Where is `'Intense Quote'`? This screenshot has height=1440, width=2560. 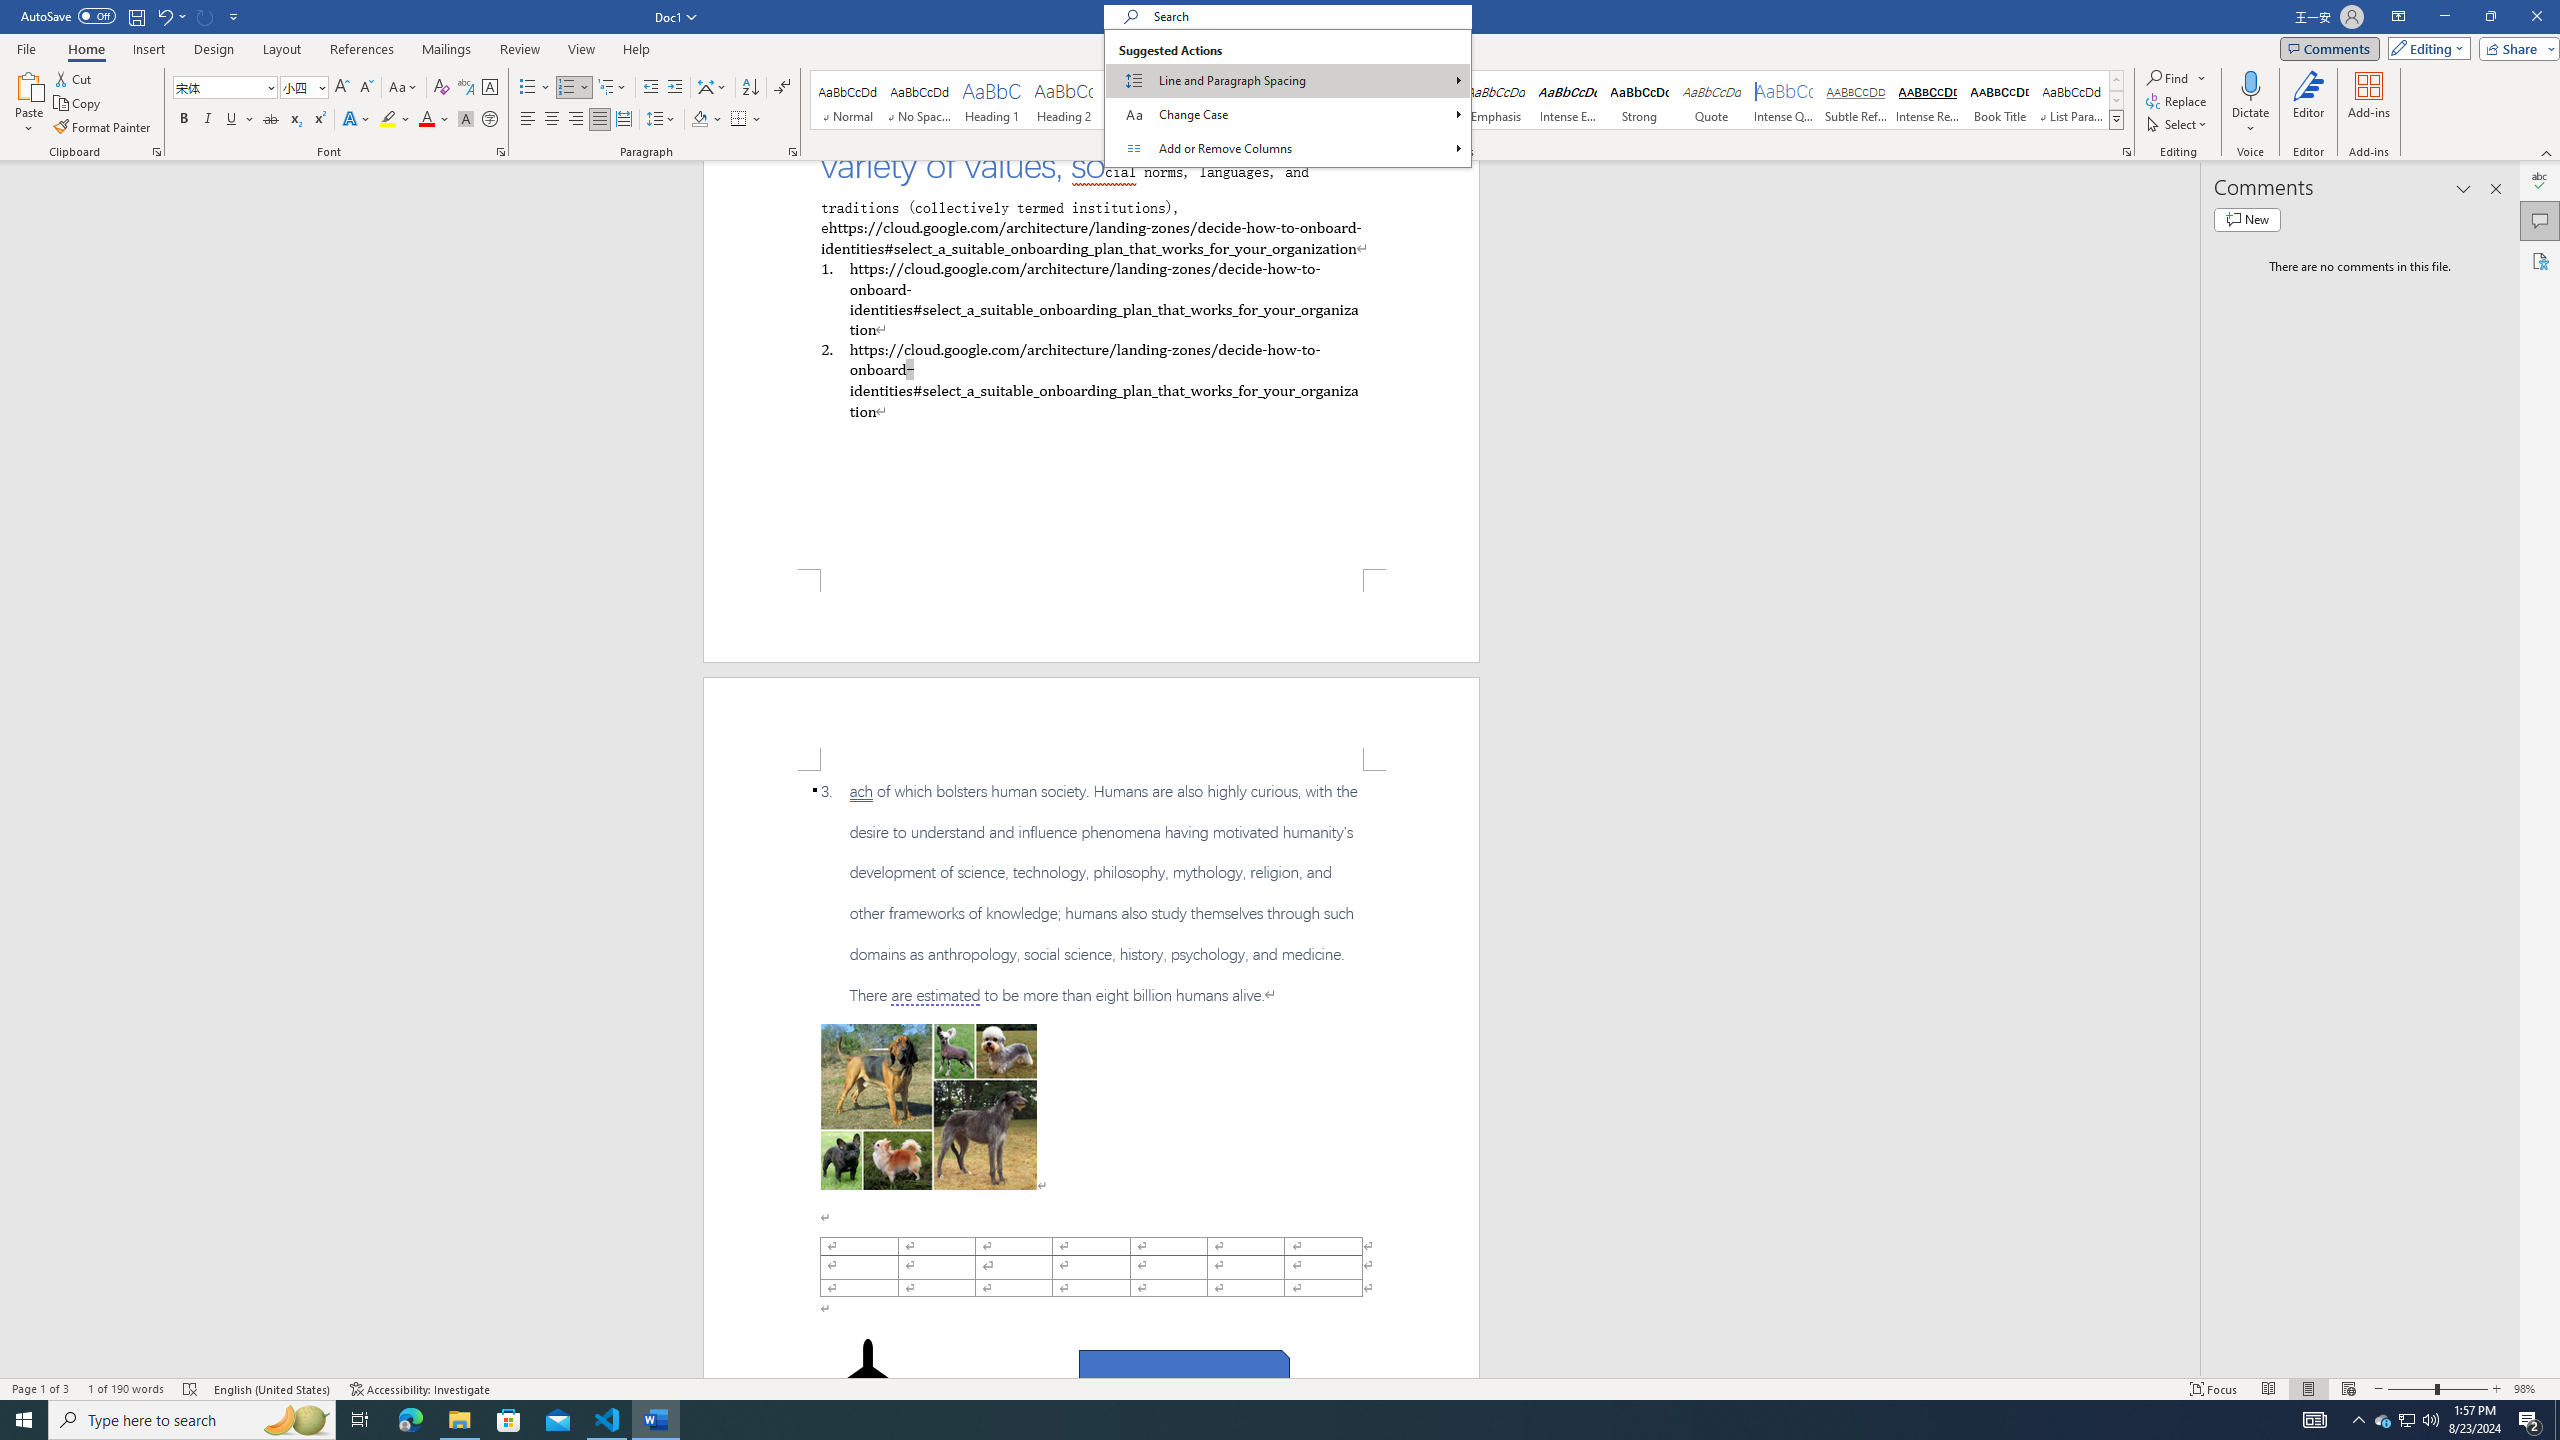 'Intense Quote' is located at coordinates (1784, 99).